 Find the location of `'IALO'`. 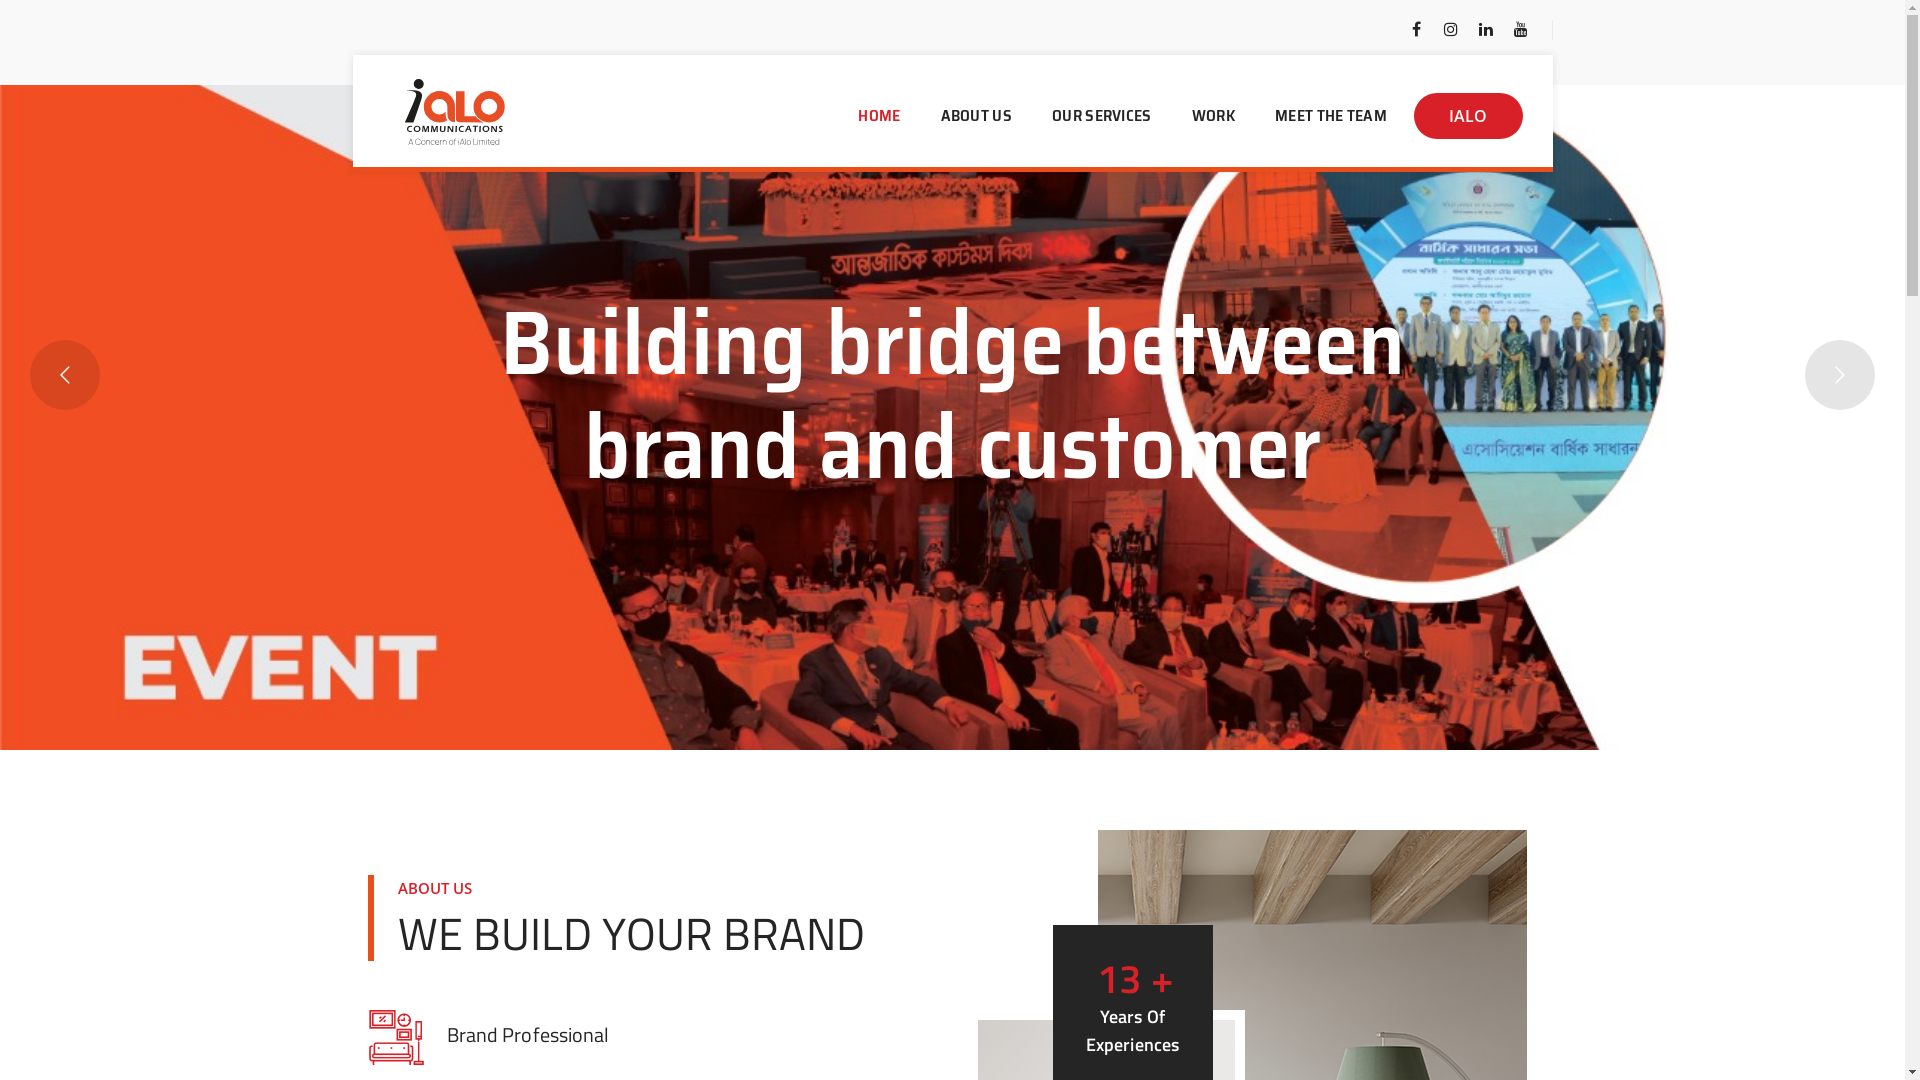

'IALO' is located at coordinates (1468, 115).